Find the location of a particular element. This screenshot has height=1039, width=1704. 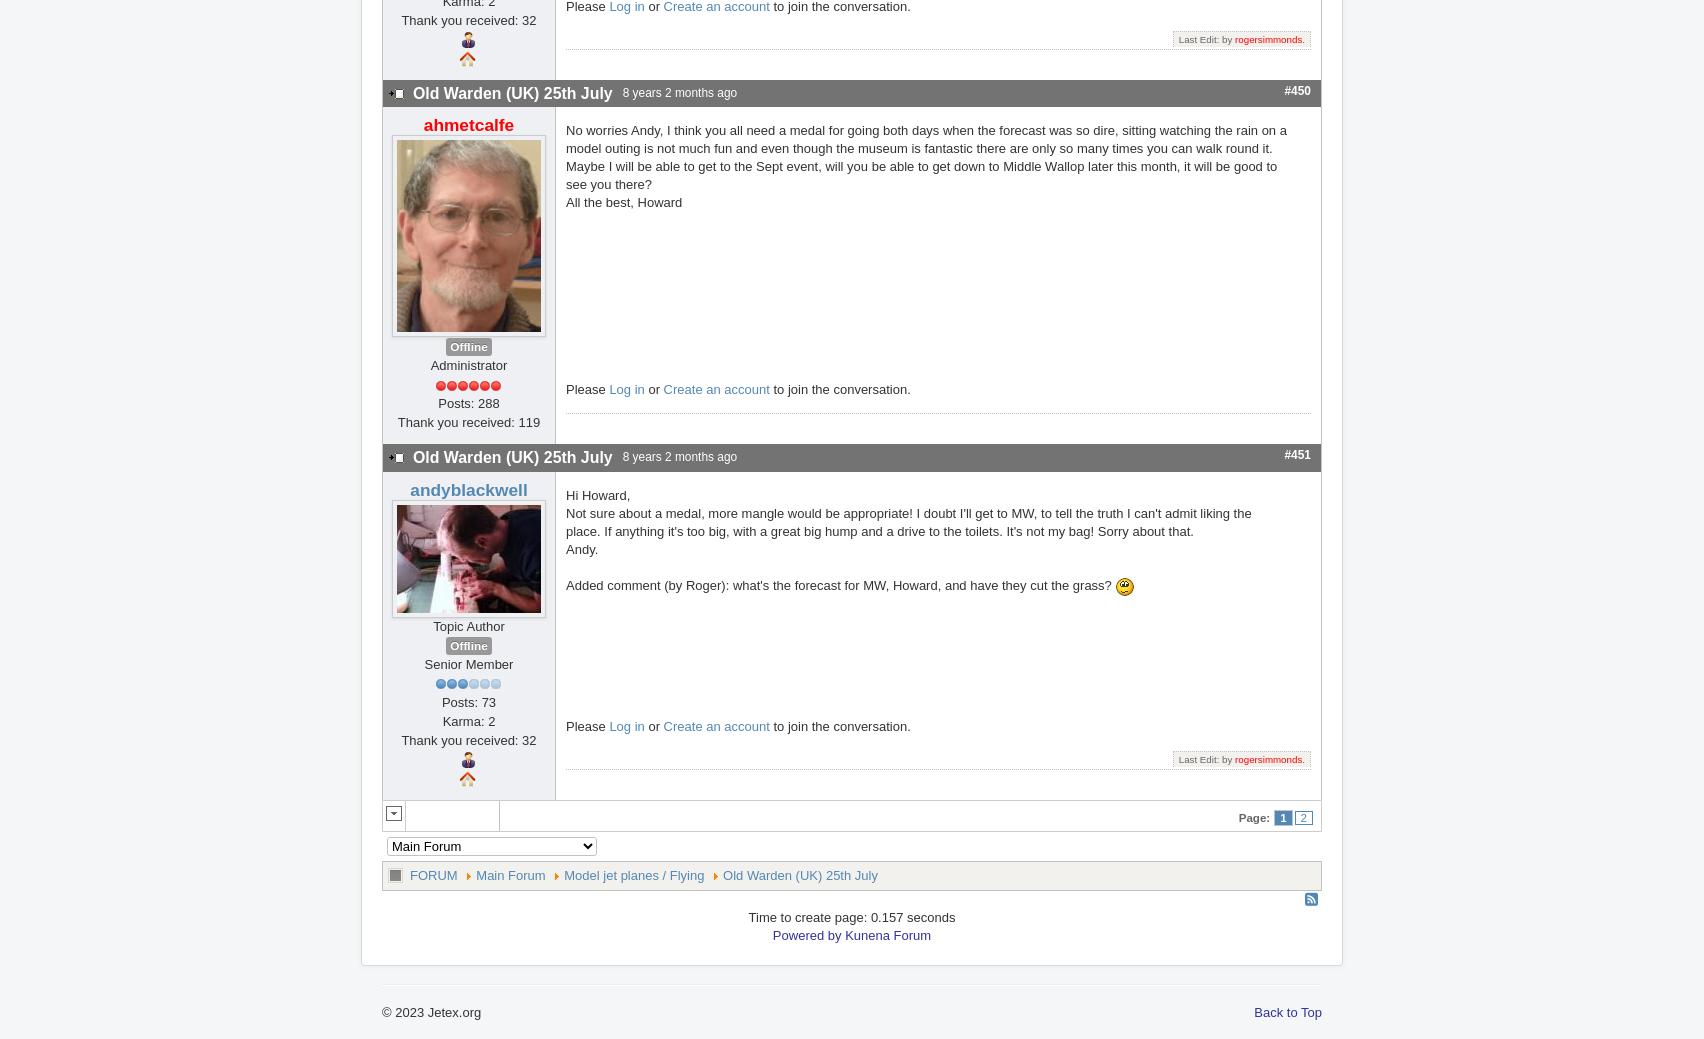

'Not sure about a medal, more mangle would be appropriate! I doubt I'll get to MW, to tell the truth I can't admit liking the place. If anything it's too big, with a great big hump and a drive to the toilets. It's not my bag! Sorry about that.' is located at coordinates (566, 521).